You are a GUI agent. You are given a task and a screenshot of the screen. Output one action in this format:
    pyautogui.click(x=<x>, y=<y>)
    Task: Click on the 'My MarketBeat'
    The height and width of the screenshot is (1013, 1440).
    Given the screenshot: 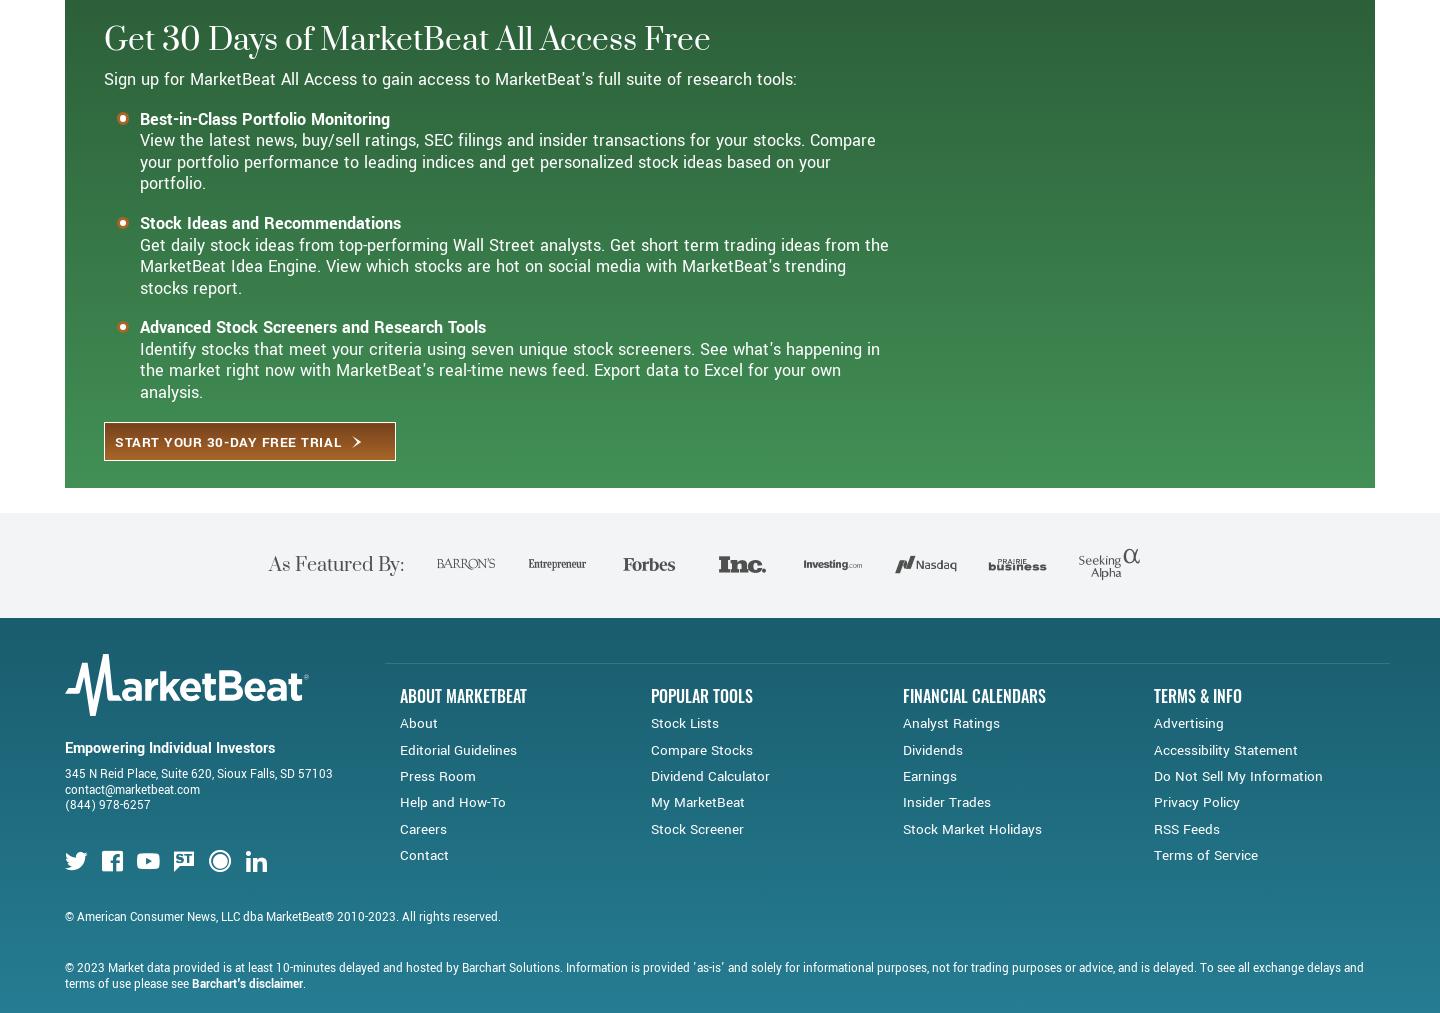 What is the action you would take?
    pyautogui.click(x=697, y=873)
    